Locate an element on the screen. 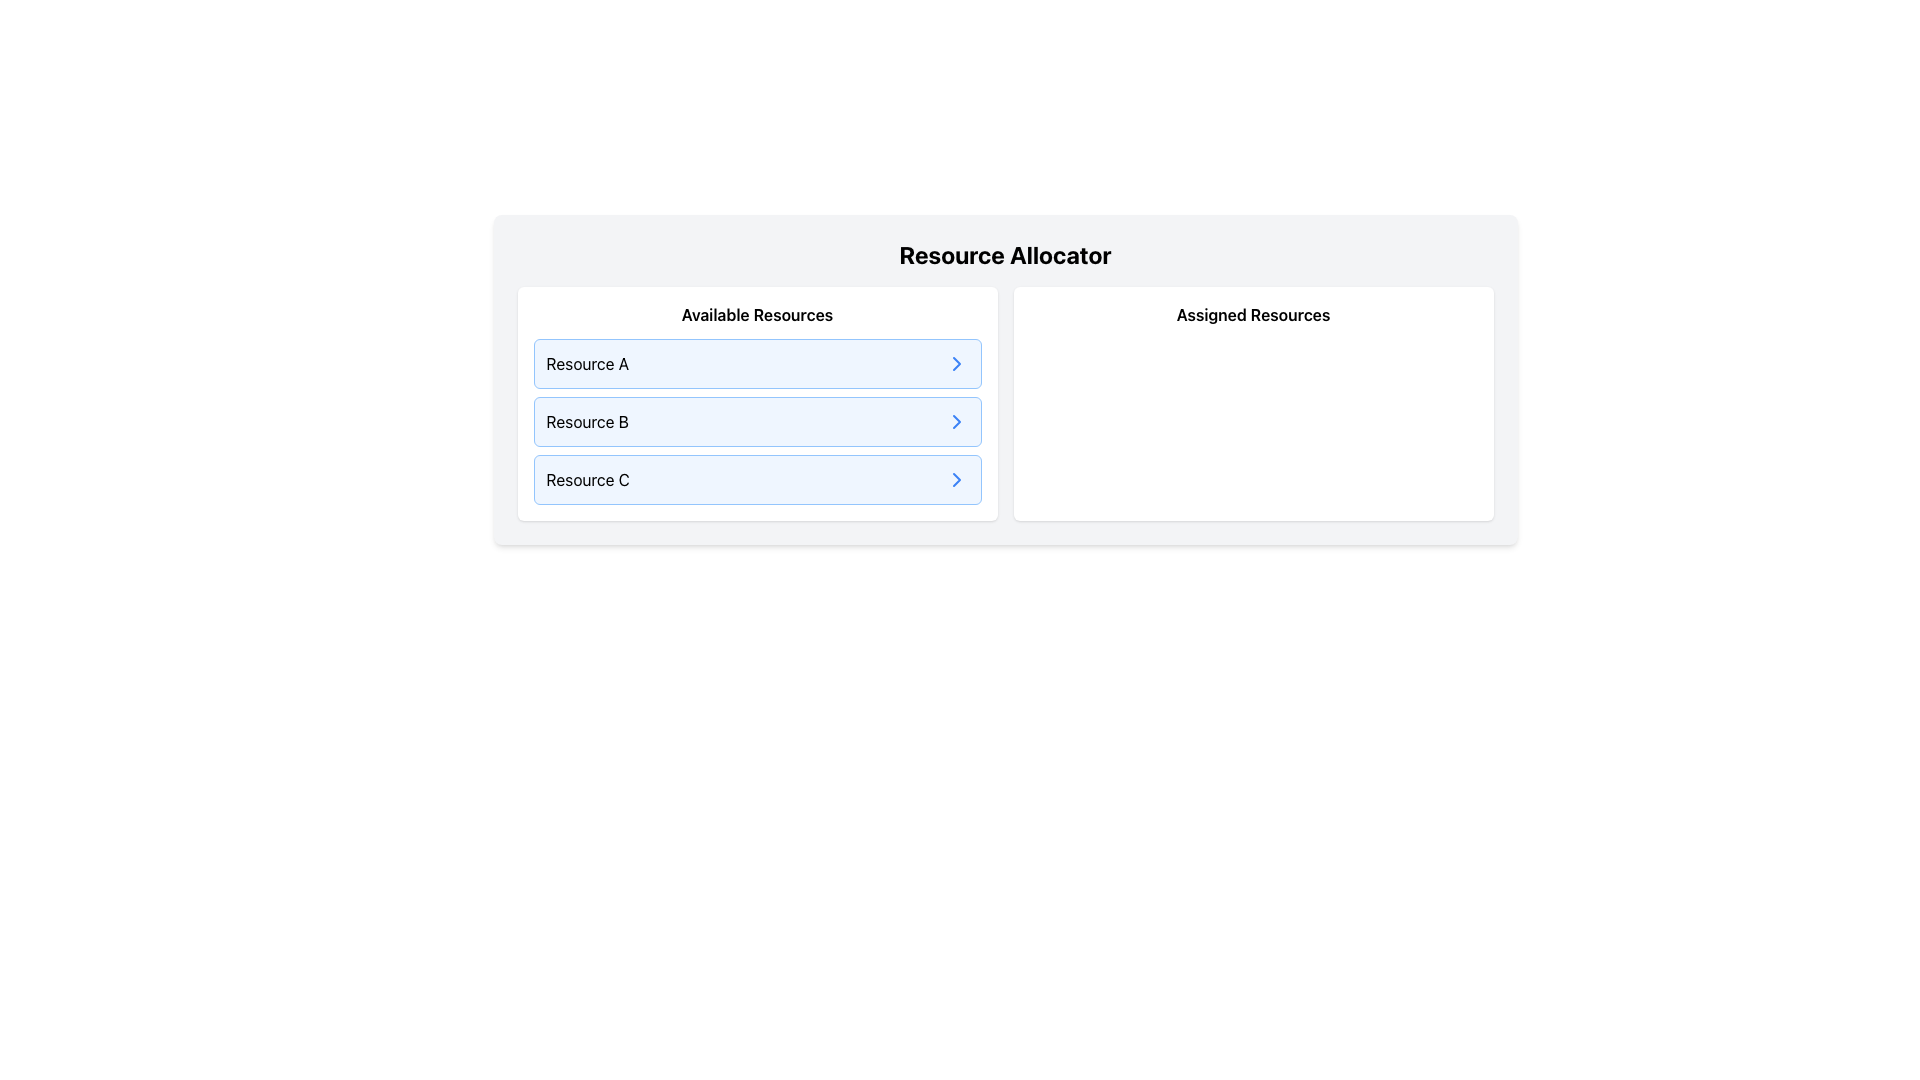 The height and width of the screenshot is (1080, 1920). the blue chevron arrow icon button located in the 'Resource A' row of the 'Available Resources' section is located at coordinates (955, 363).